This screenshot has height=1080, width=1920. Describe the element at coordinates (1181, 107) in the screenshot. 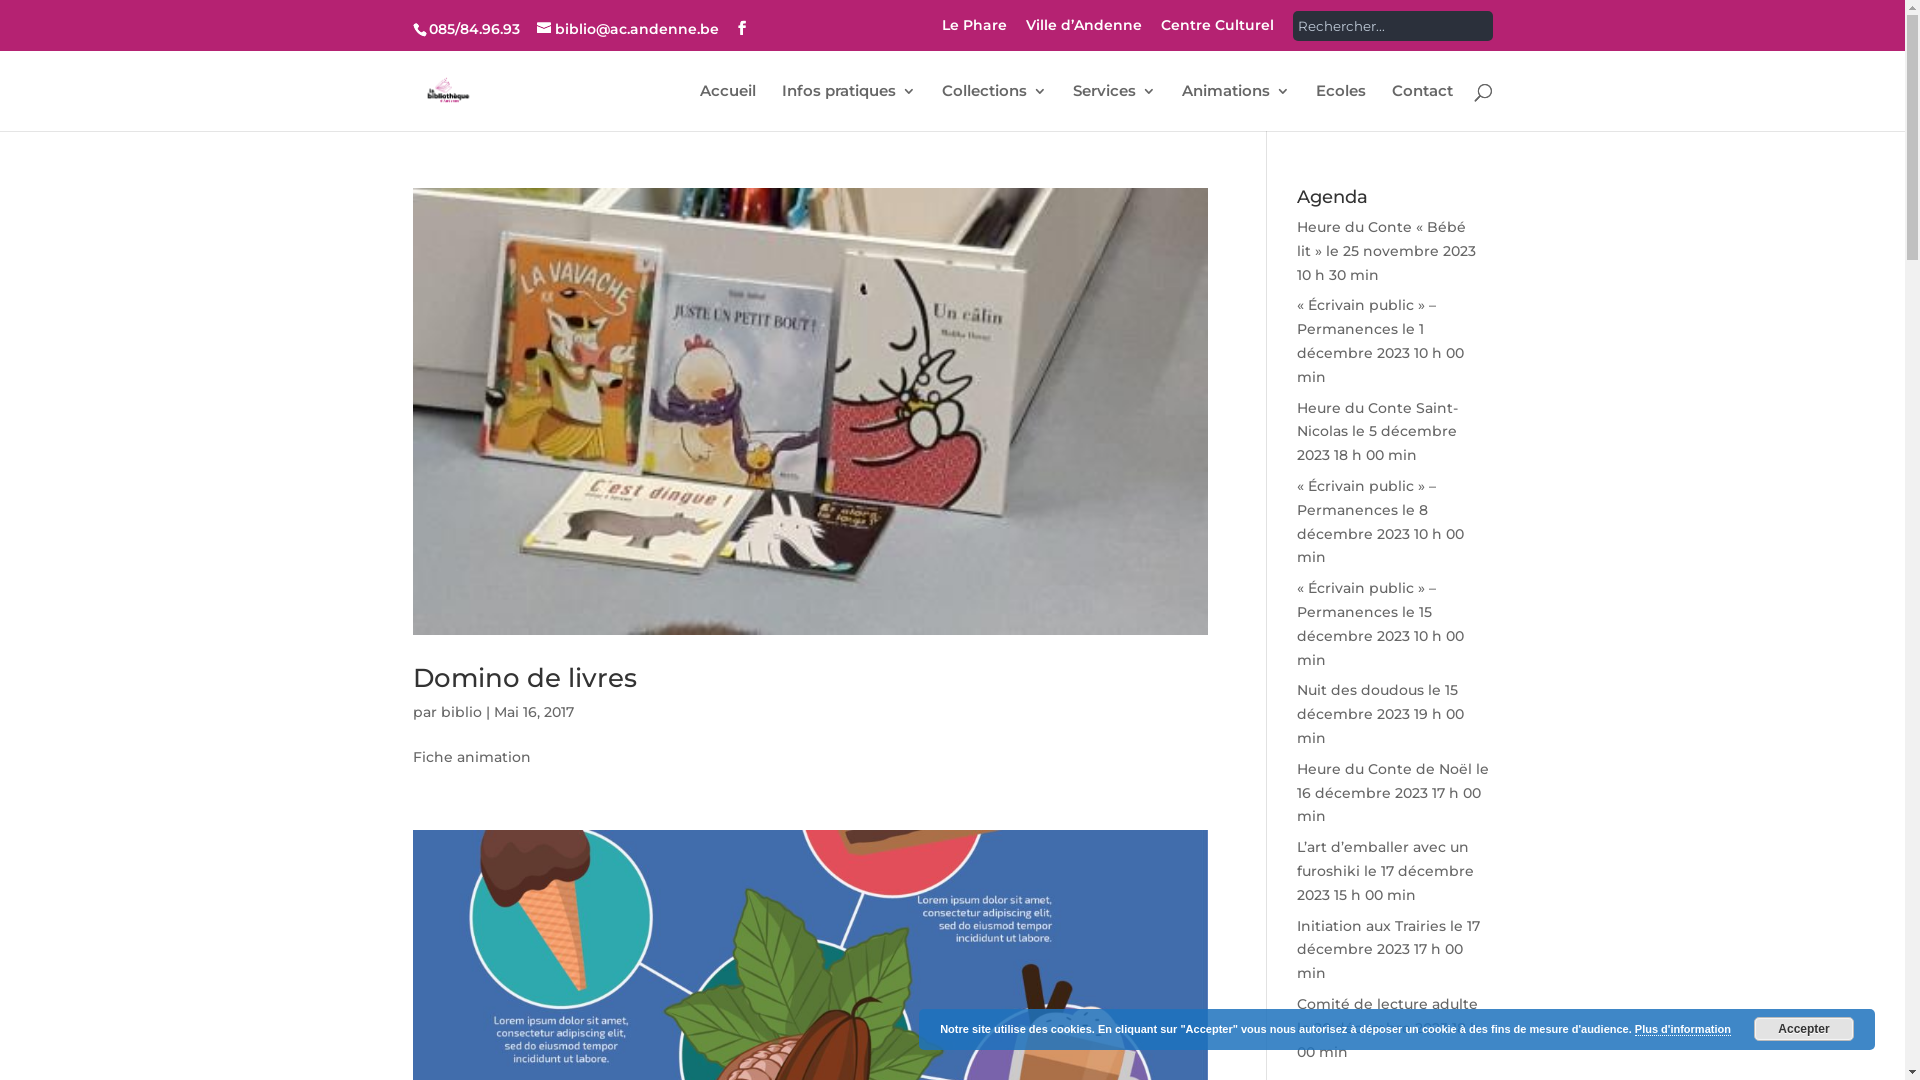

I see `'Animations'` at that location.